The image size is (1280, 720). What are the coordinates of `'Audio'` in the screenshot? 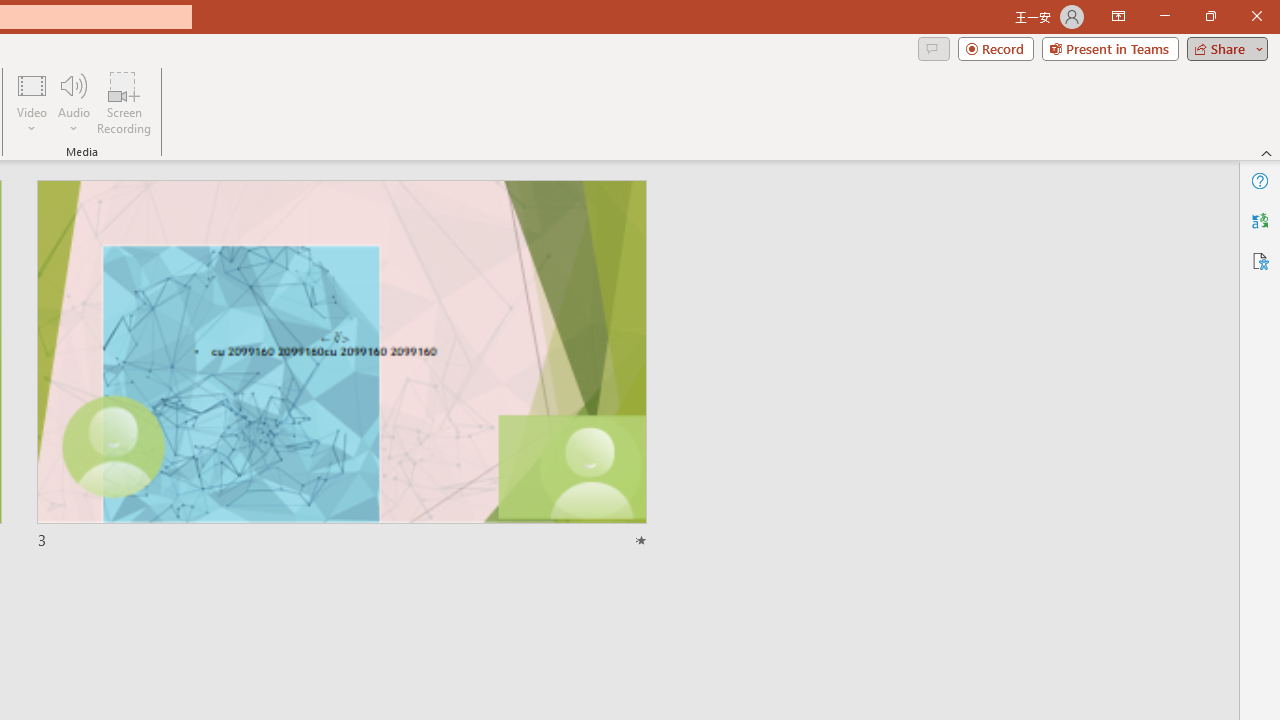 It's located at (73, 103).